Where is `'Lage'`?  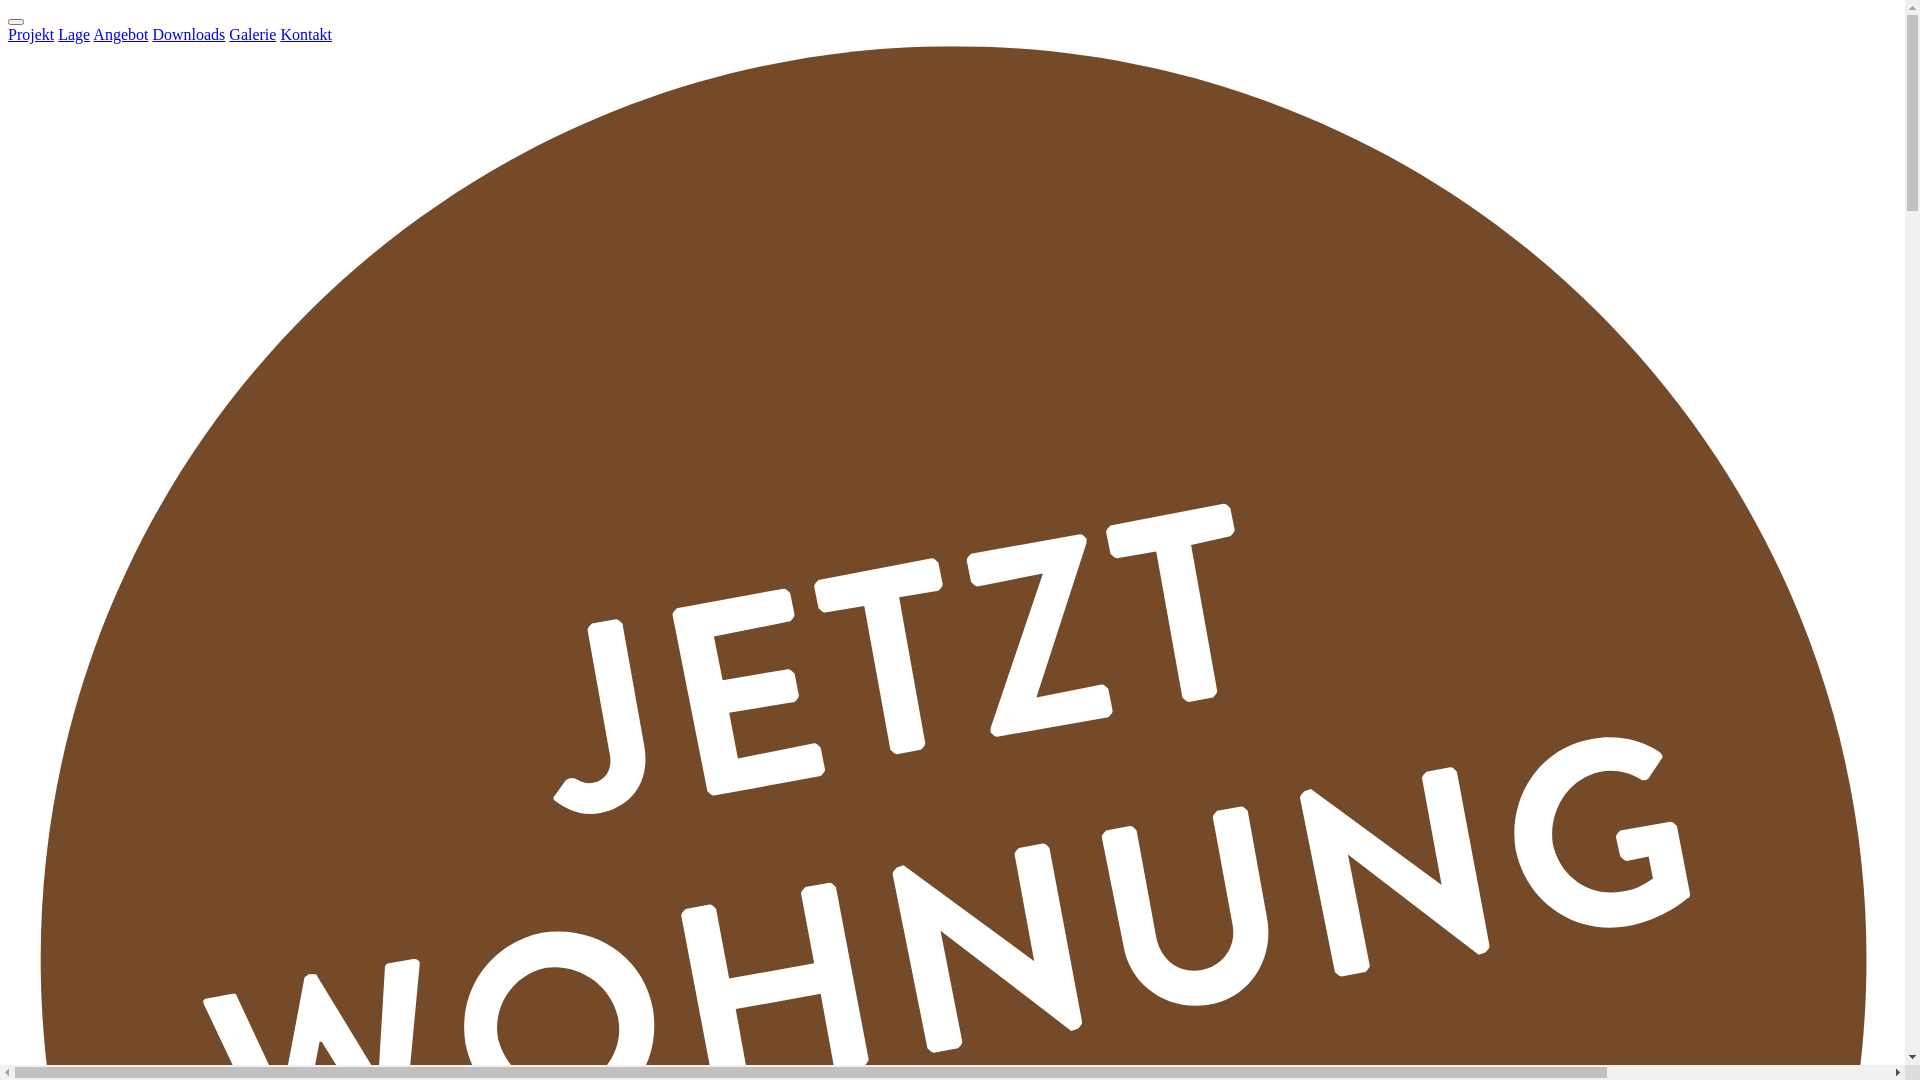 'Lage' is located at coordinates (73, 34).